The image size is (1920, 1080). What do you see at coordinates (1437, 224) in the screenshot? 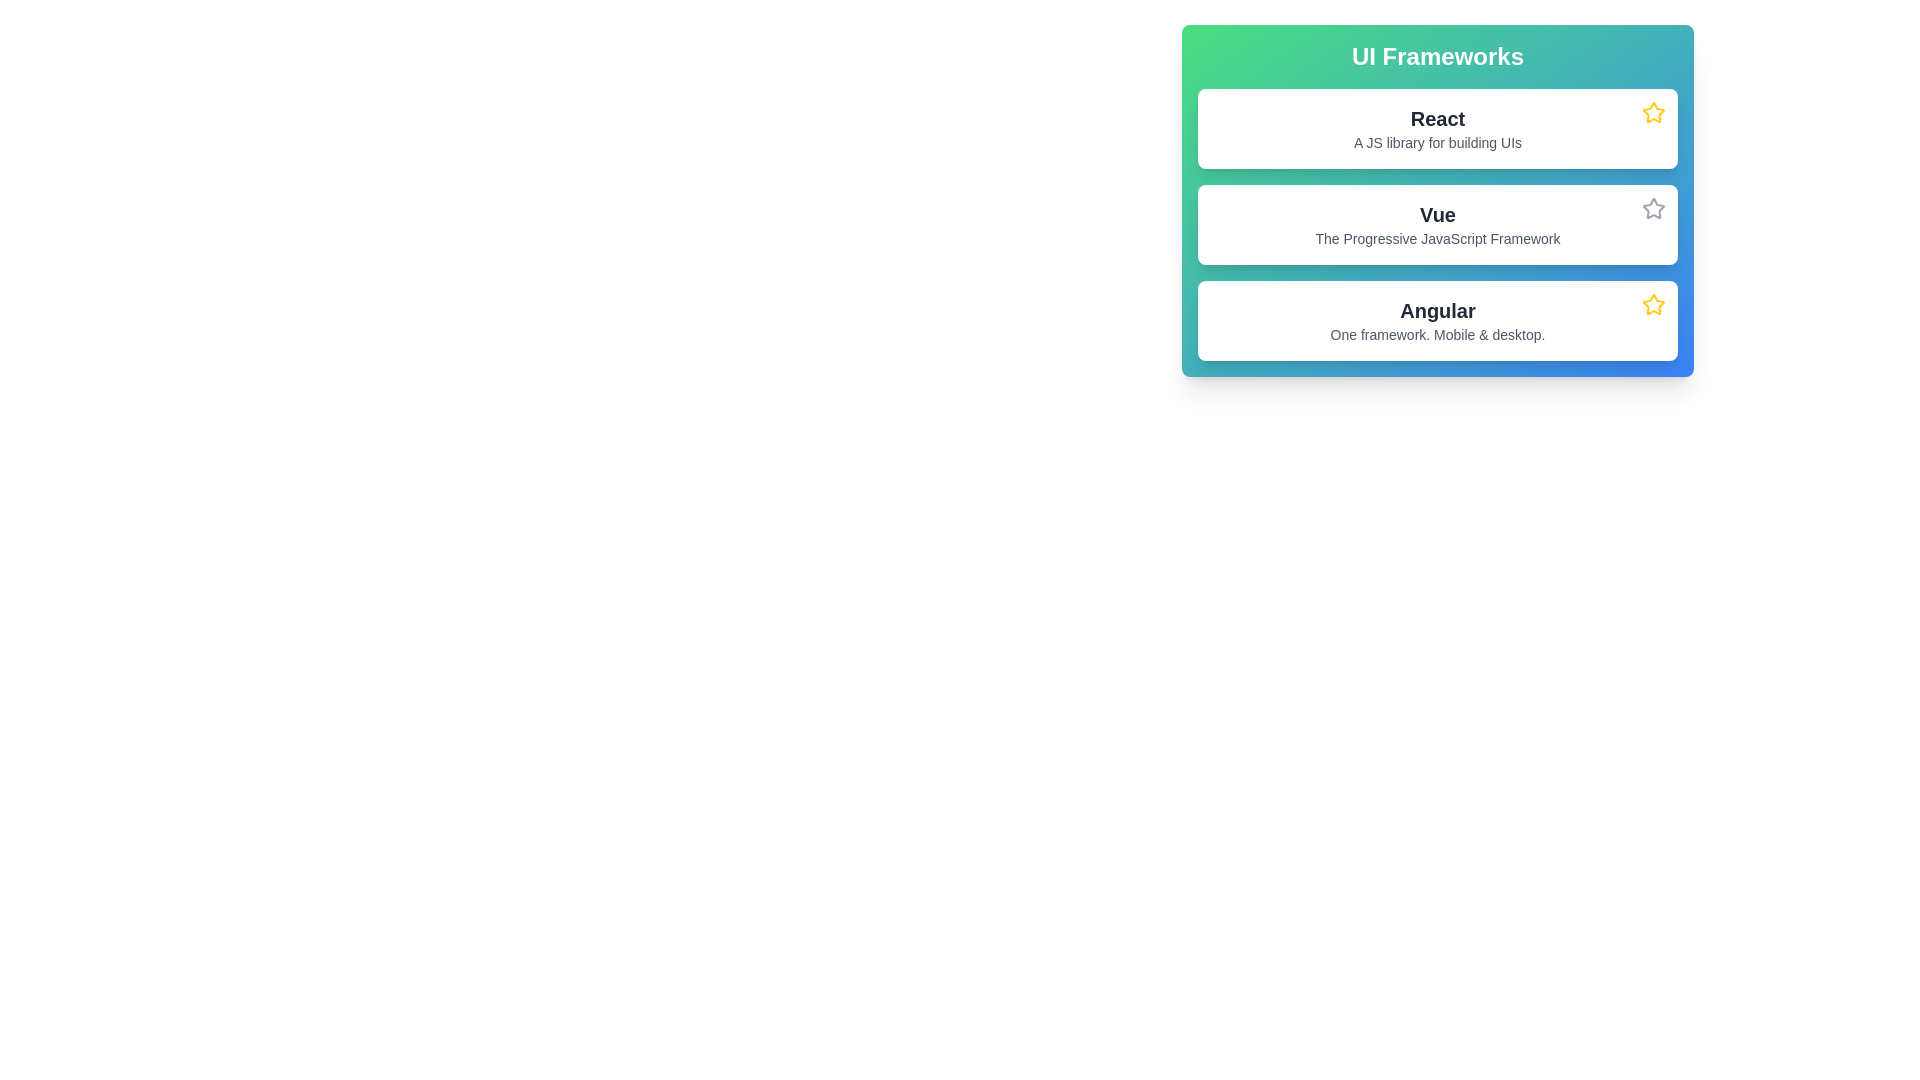
I see `information displayed on the second card representing the Vue JavaScript framework, located between the 'React' card and the 'Angular' card within the 'UI Frameworks' section` at bounding box center [1437, 224].